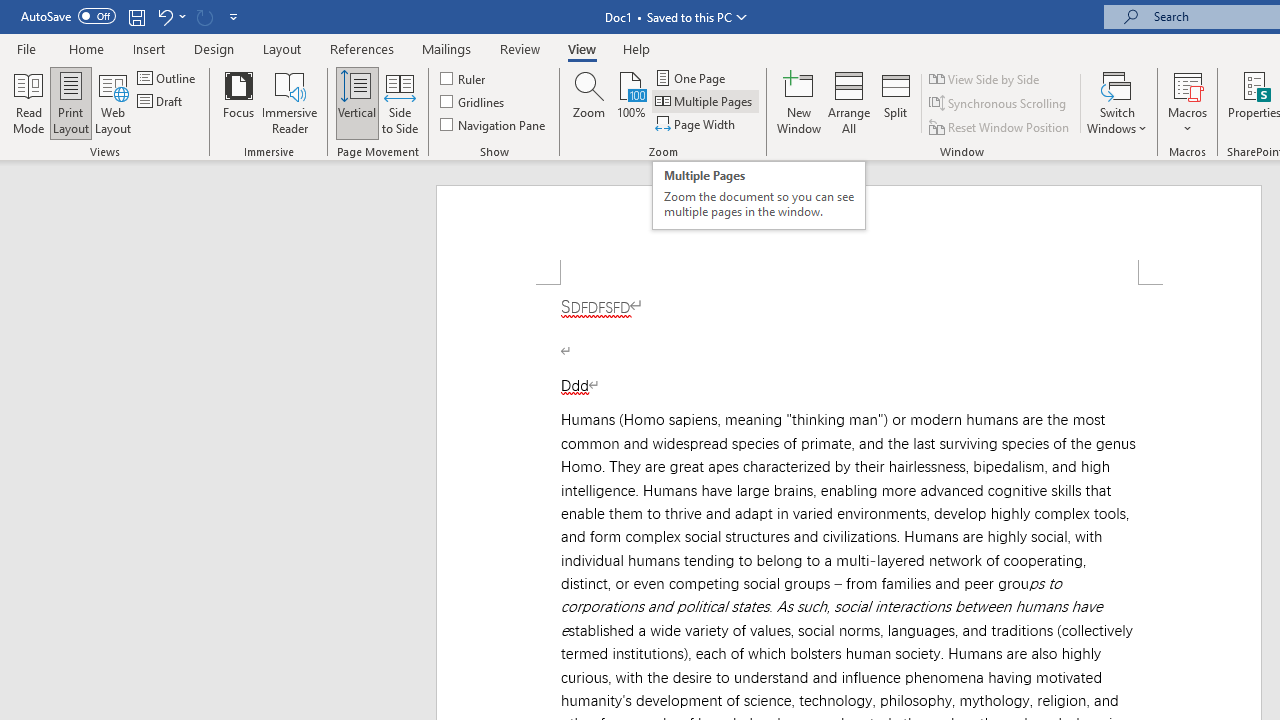  What do you see at coordinates (204, 16) in the screenshot?
I see `'Can'` at bounding box center [204, 16].